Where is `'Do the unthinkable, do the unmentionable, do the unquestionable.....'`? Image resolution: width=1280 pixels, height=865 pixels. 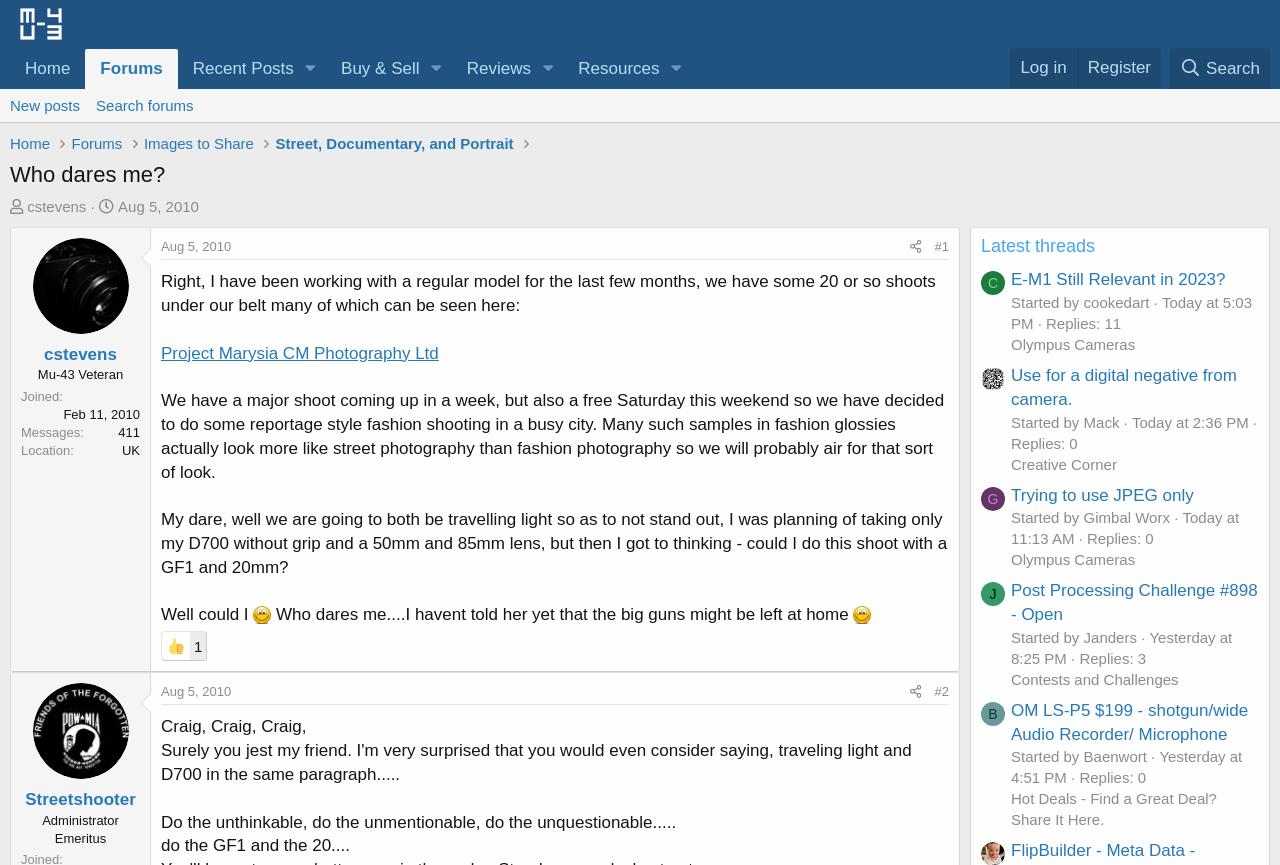 'Do the unthinkable, do the unmentionable, do the unquestionable.....' is located at coordinates (417, 820).